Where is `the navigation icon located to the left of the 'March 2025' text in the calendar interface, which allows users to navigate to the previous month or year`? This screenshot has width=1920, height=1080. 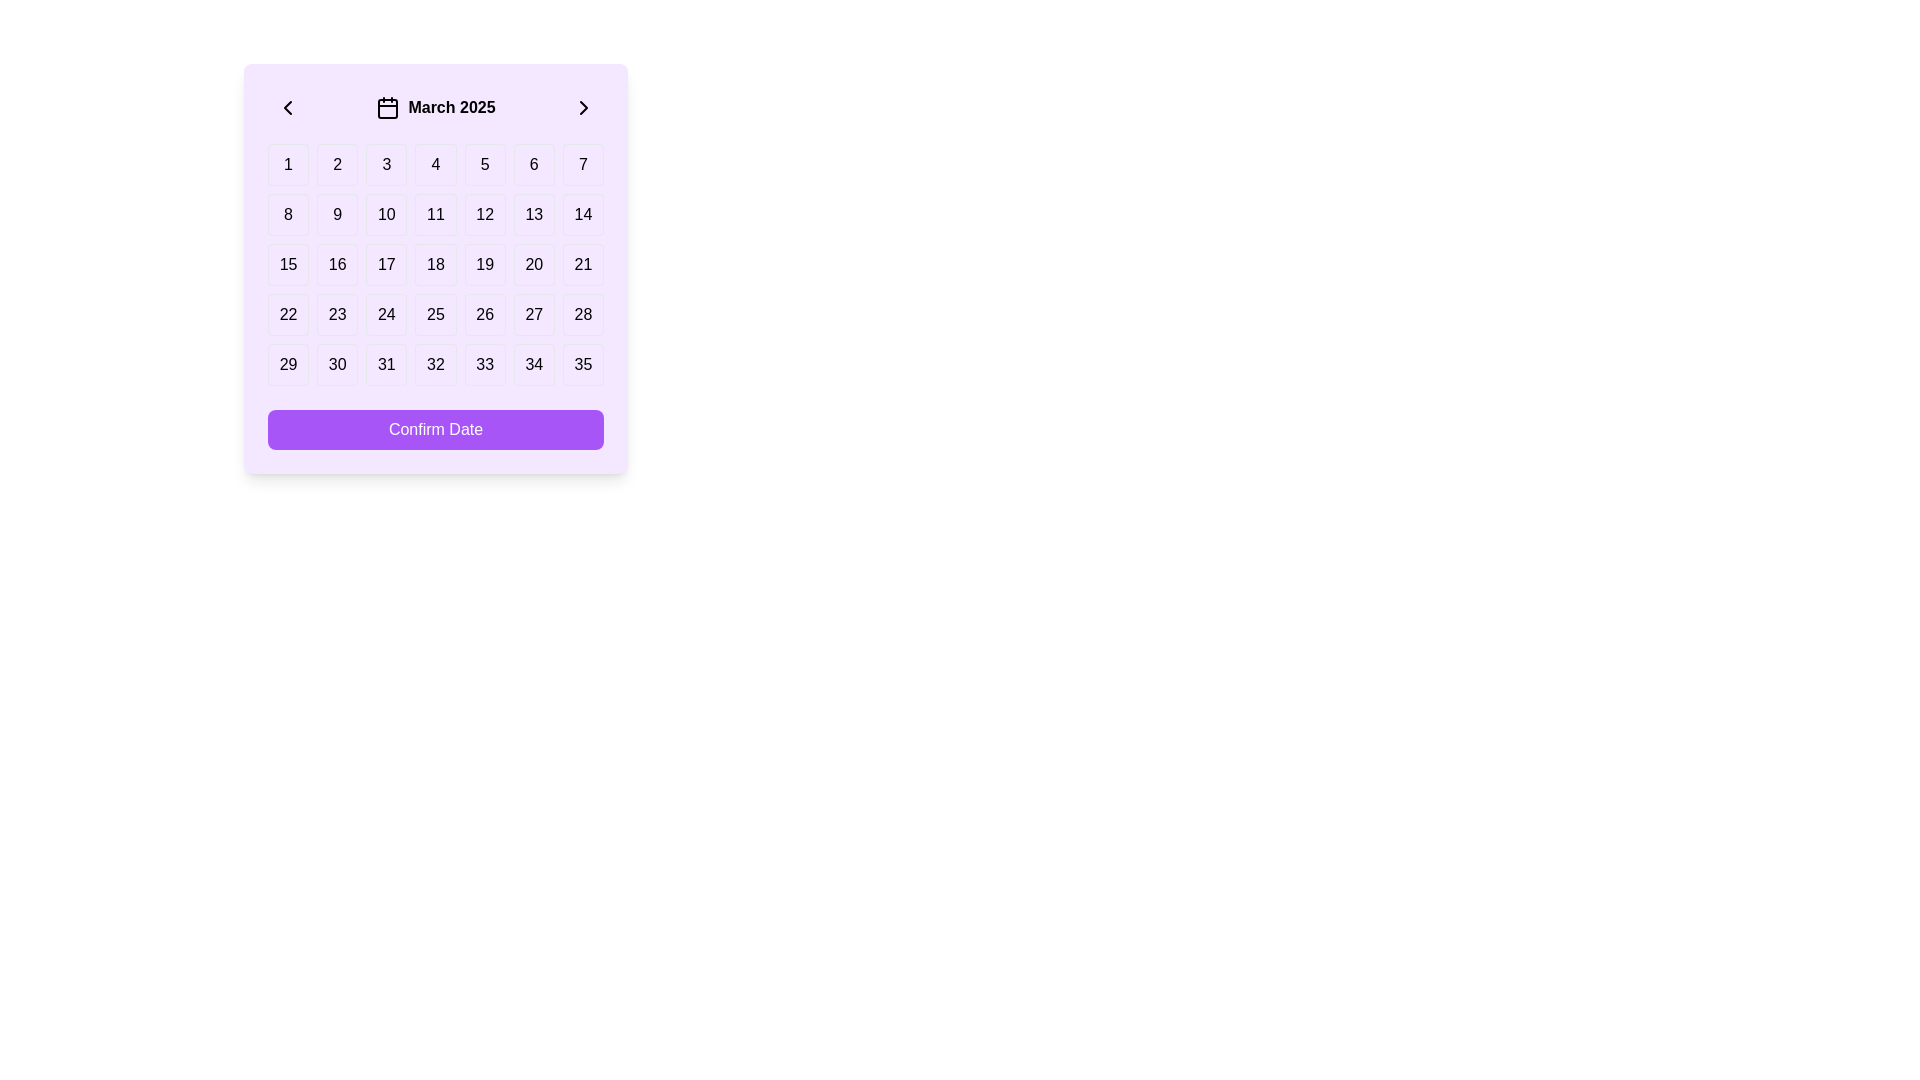 the navigation icon located to the left of the 'March 2025' text in the calendar interface, which allows users to navigate to the previous month or year is located at coordinates (287, 108).